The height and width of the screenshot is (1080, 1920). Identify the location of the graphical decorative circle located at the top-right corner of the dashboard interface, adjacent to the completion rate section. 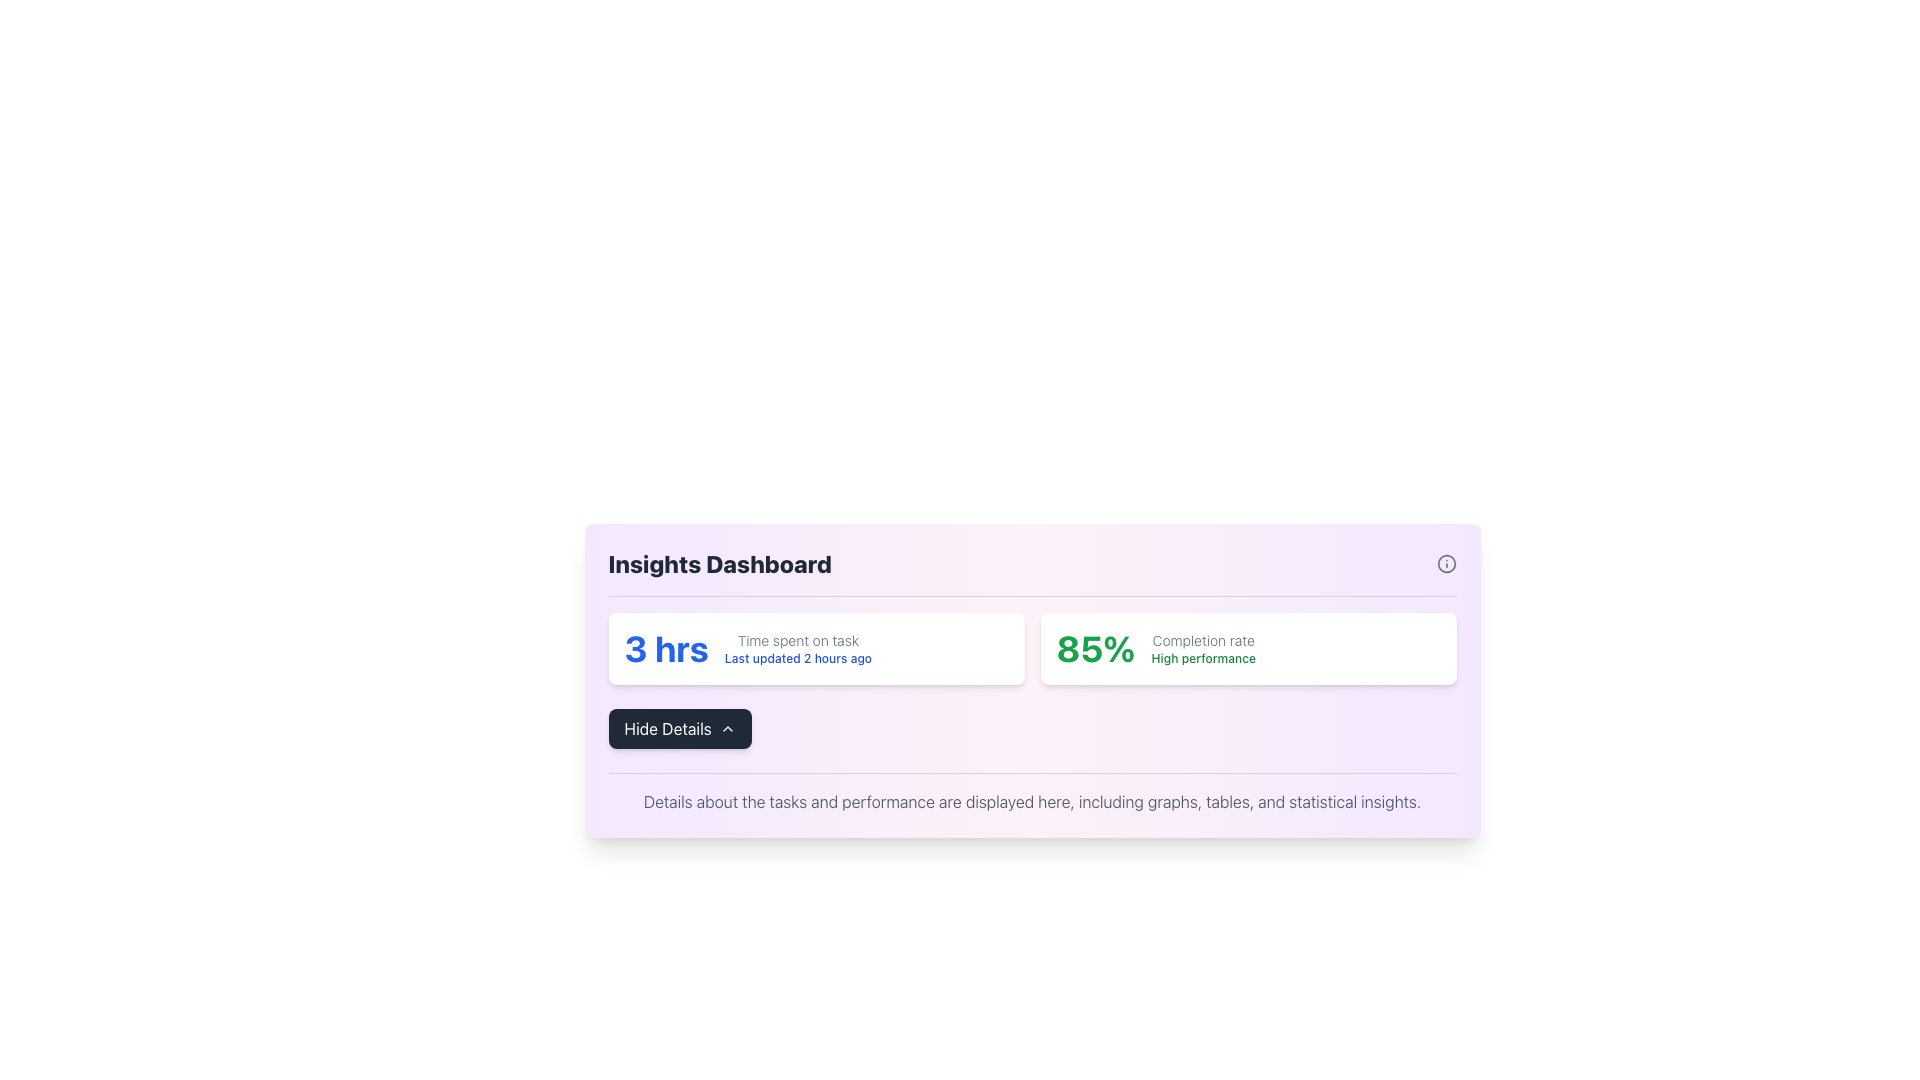
(1446, 563).